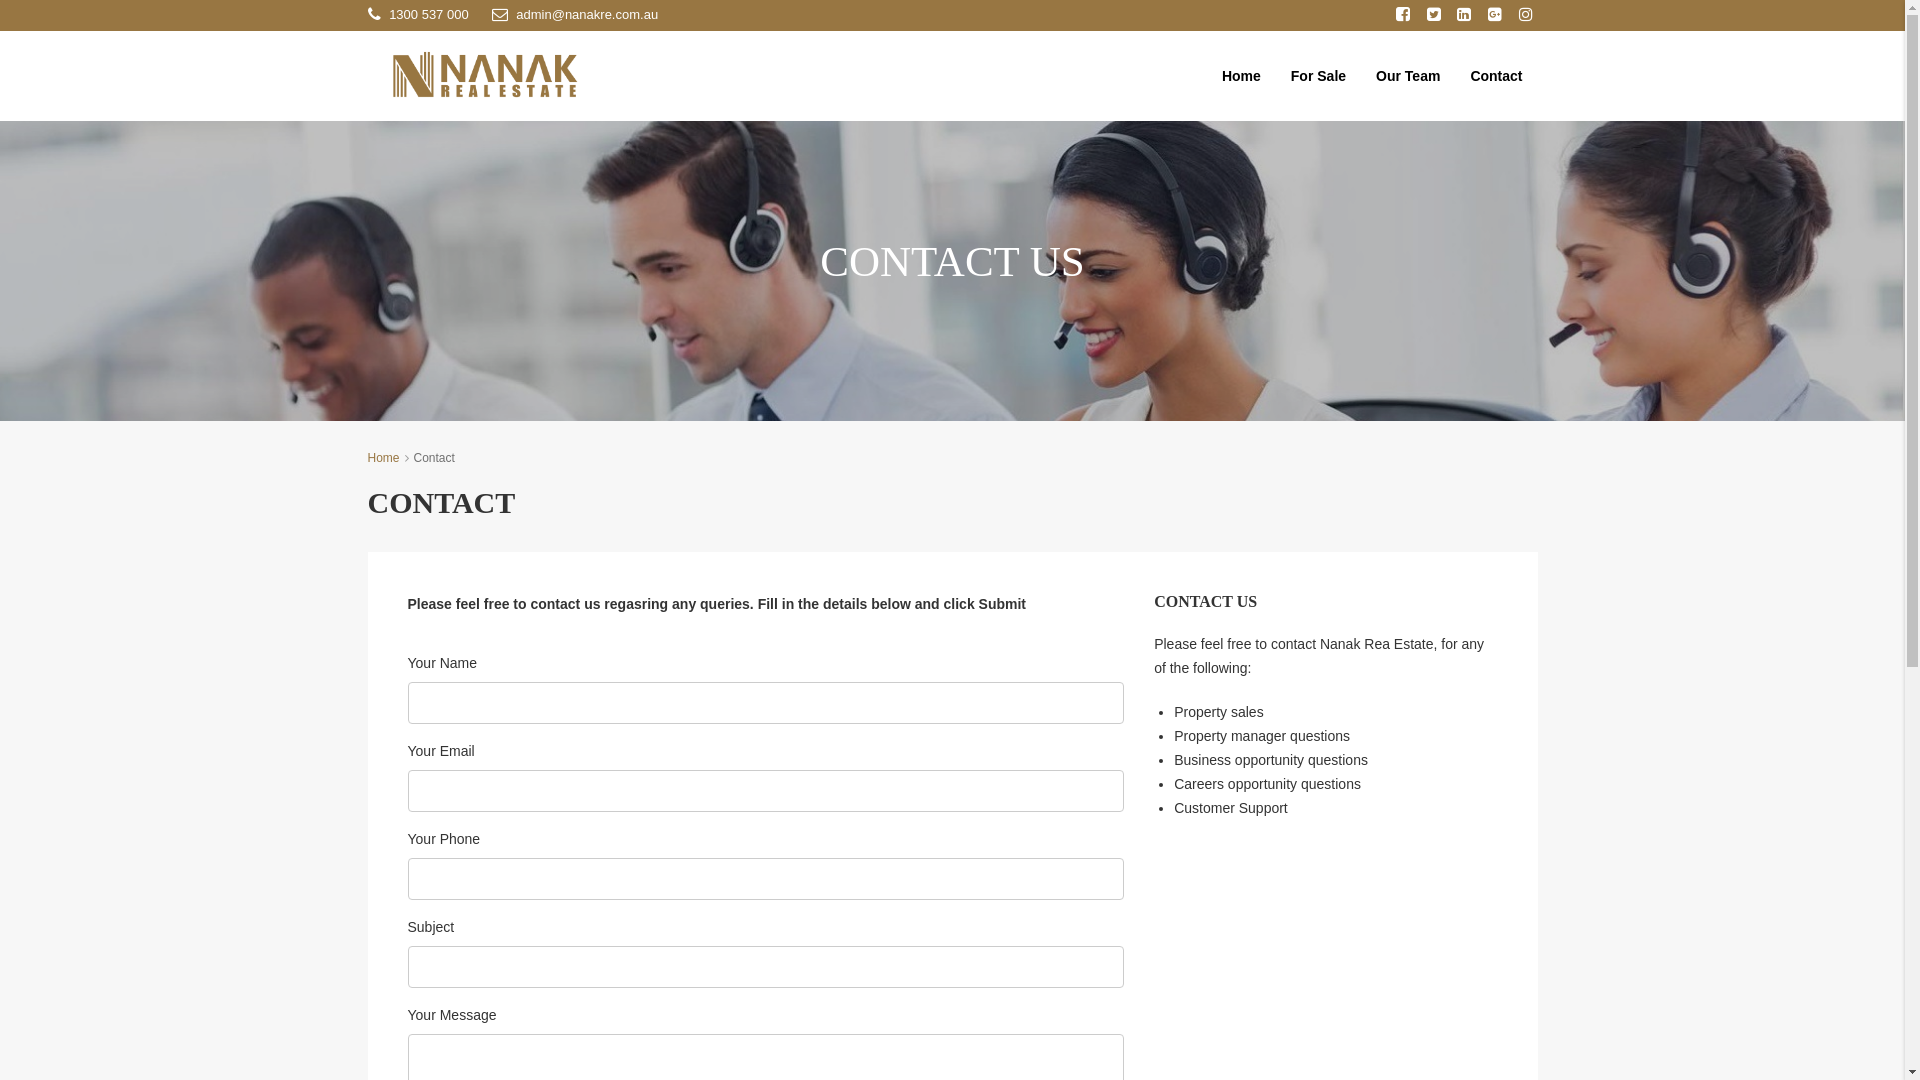  Describe the element at coordinates (417, 14) in the screenshot. I see `'1300 537 000'` at that location.